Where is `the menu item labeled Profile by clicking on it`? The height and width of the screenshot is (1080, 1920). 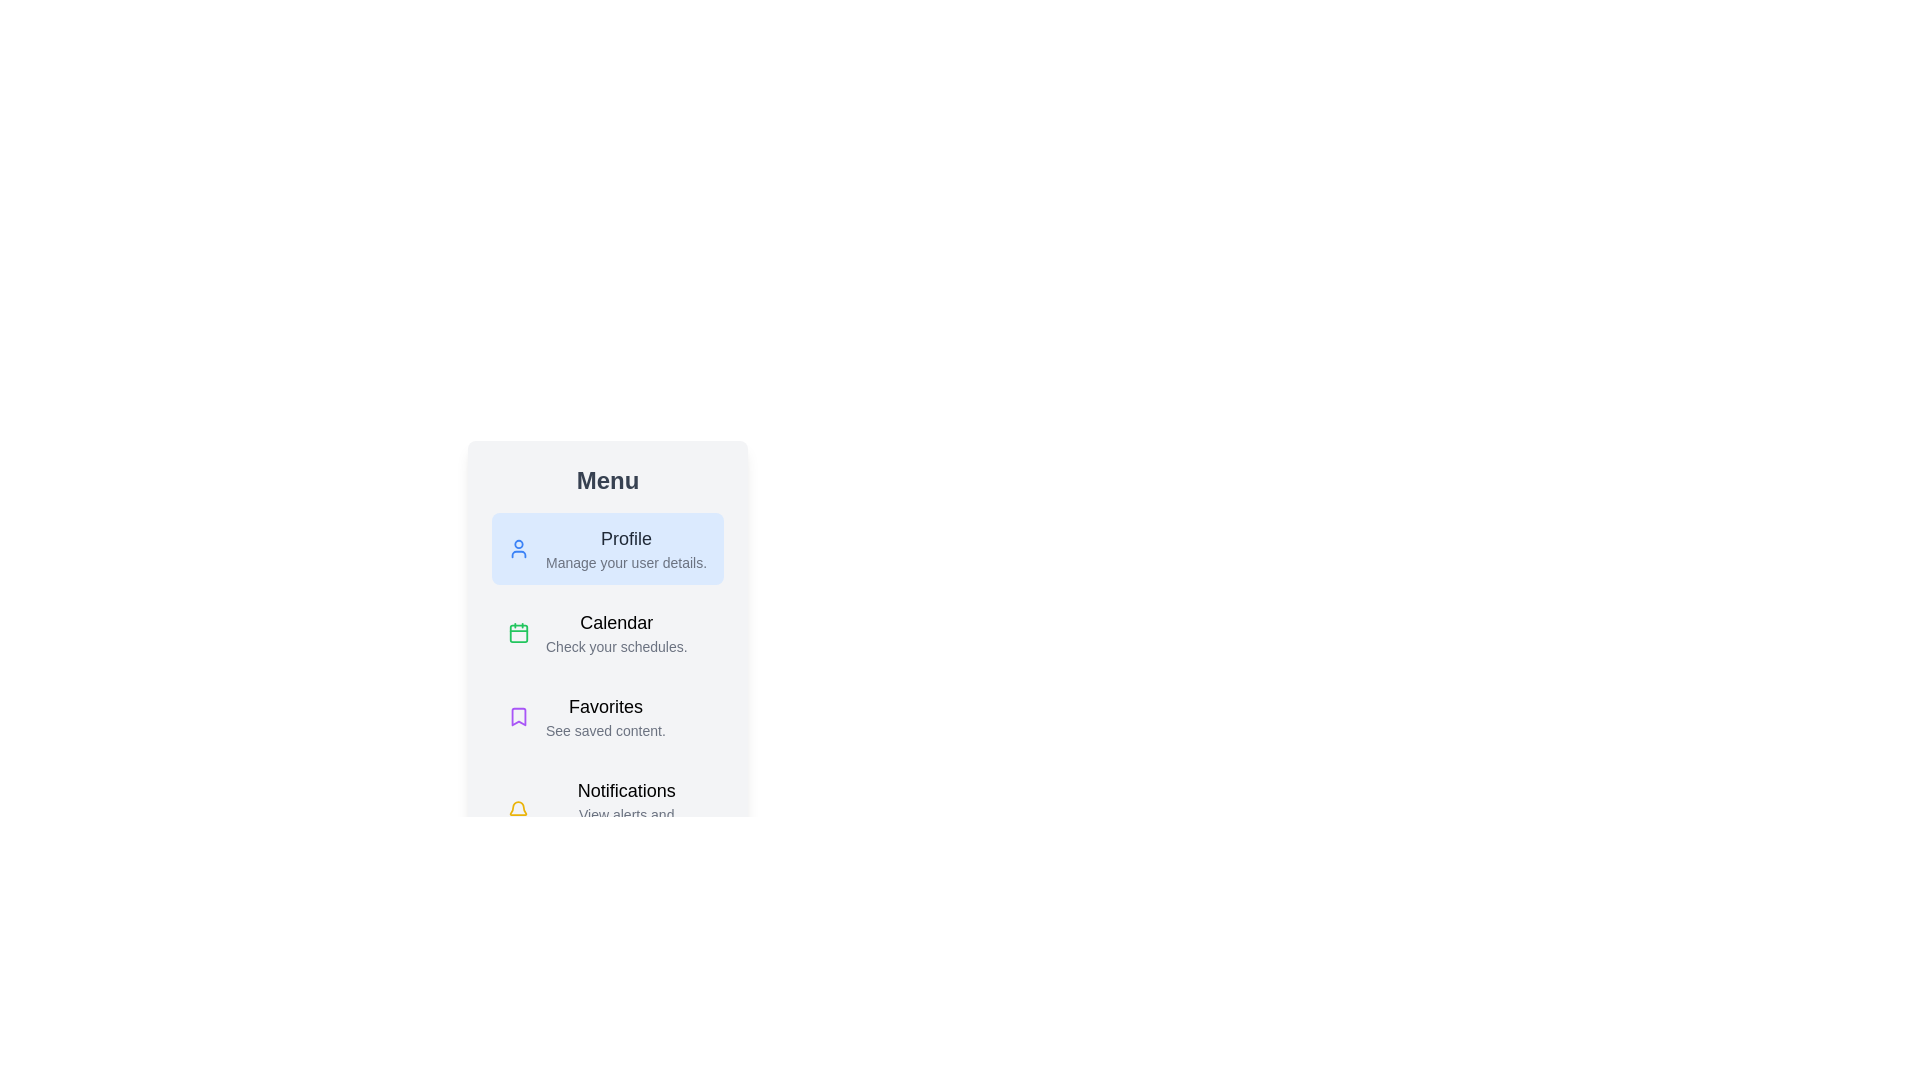 the menu item labeled Profile by clicking on it is located at coordinates (607, 548).